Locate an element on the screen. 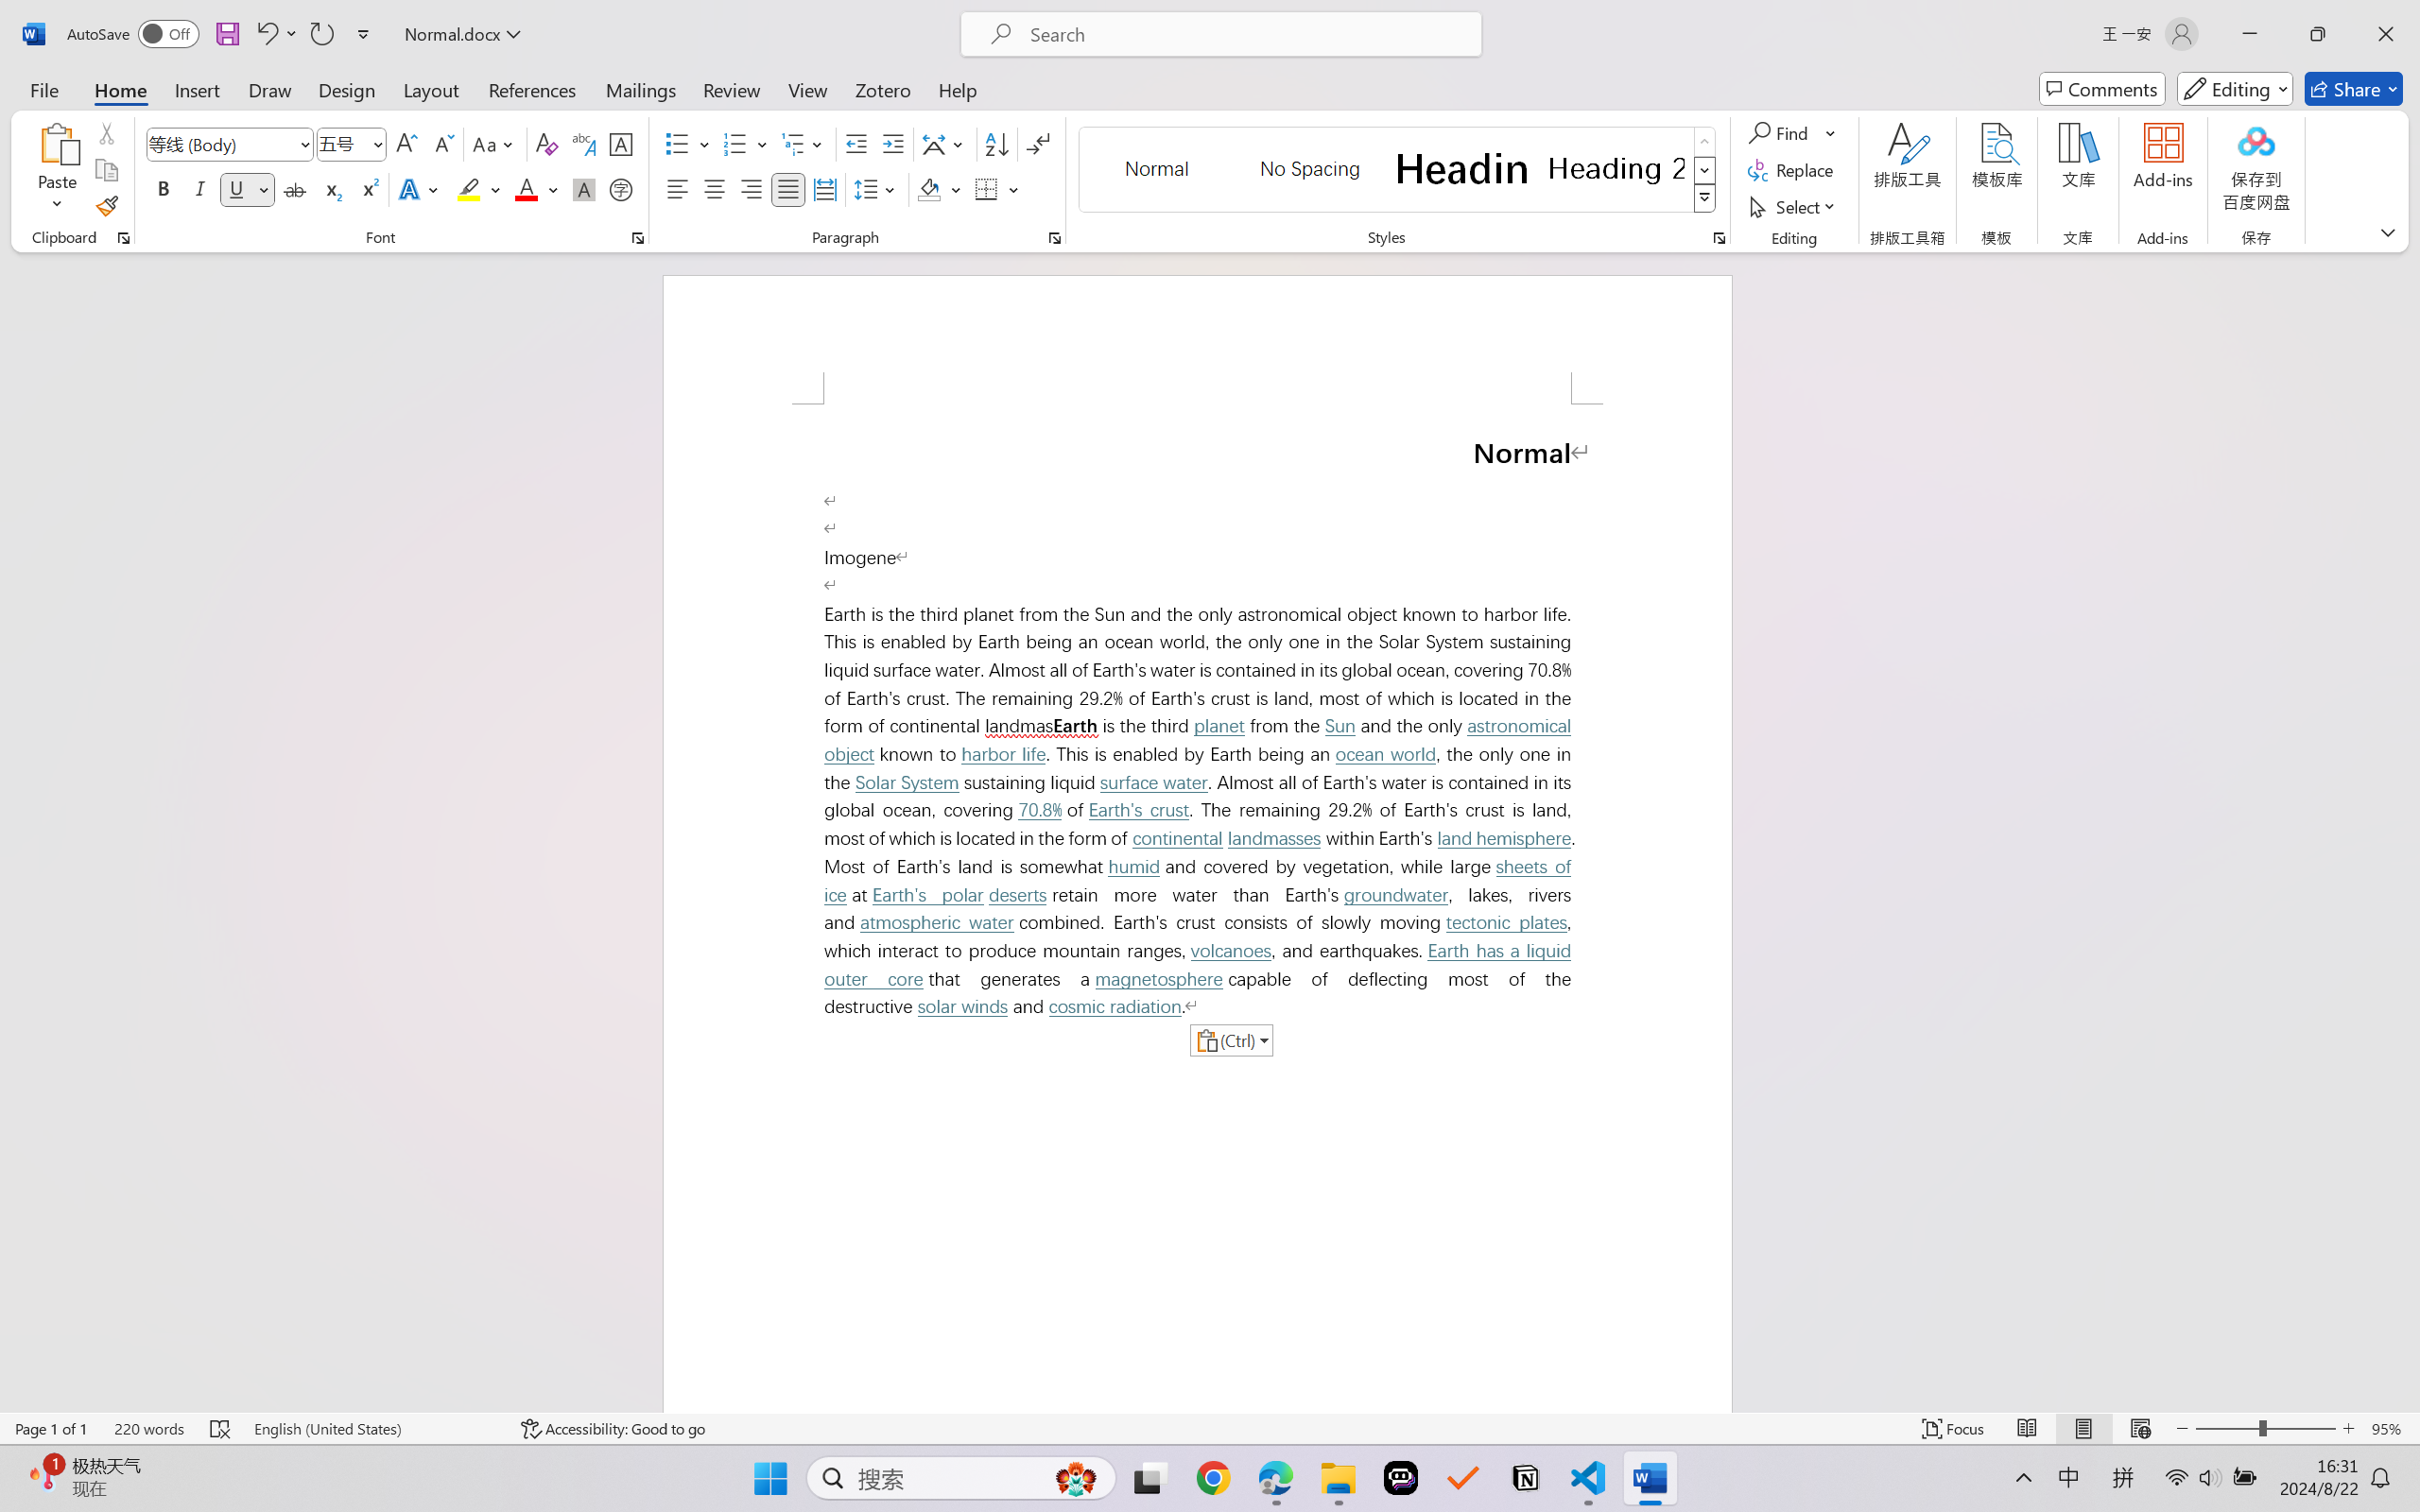 The height and width of the screenshot is (1512, 2420). 'Sort...' is located at coordinates (996, 144).